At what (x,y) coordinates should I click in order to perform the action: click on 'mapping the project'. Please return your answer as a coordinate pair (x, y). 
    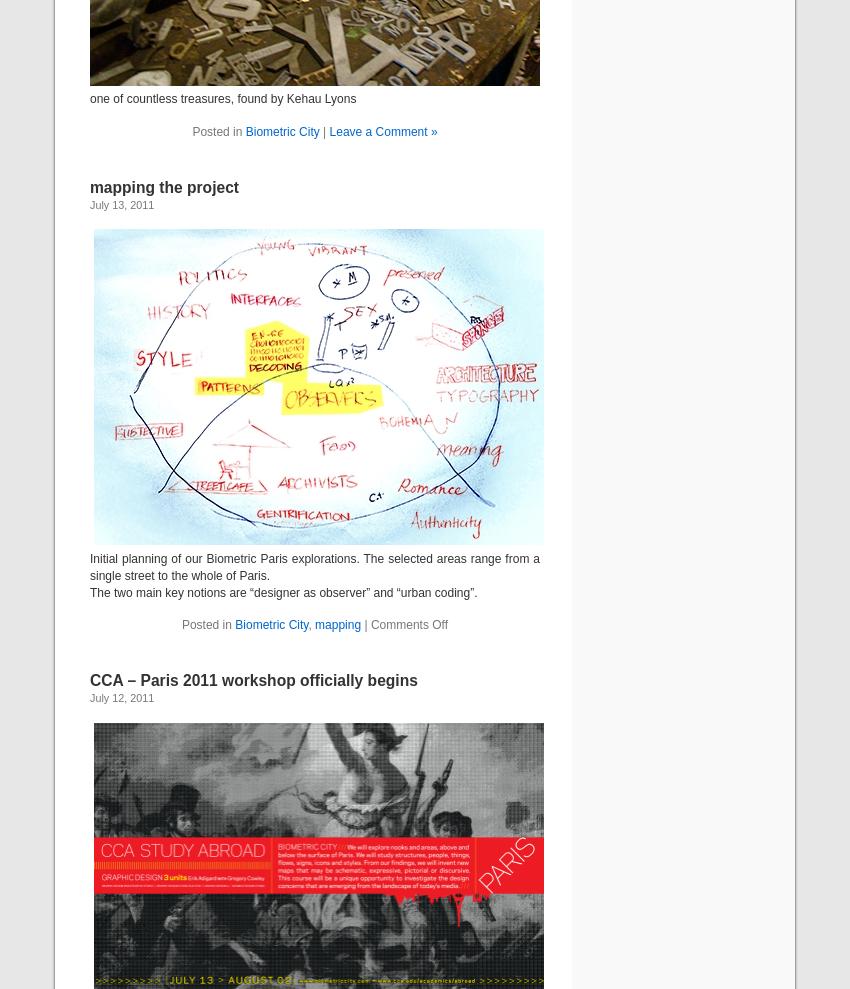
    Looking at the image, I should click on (89, 186).